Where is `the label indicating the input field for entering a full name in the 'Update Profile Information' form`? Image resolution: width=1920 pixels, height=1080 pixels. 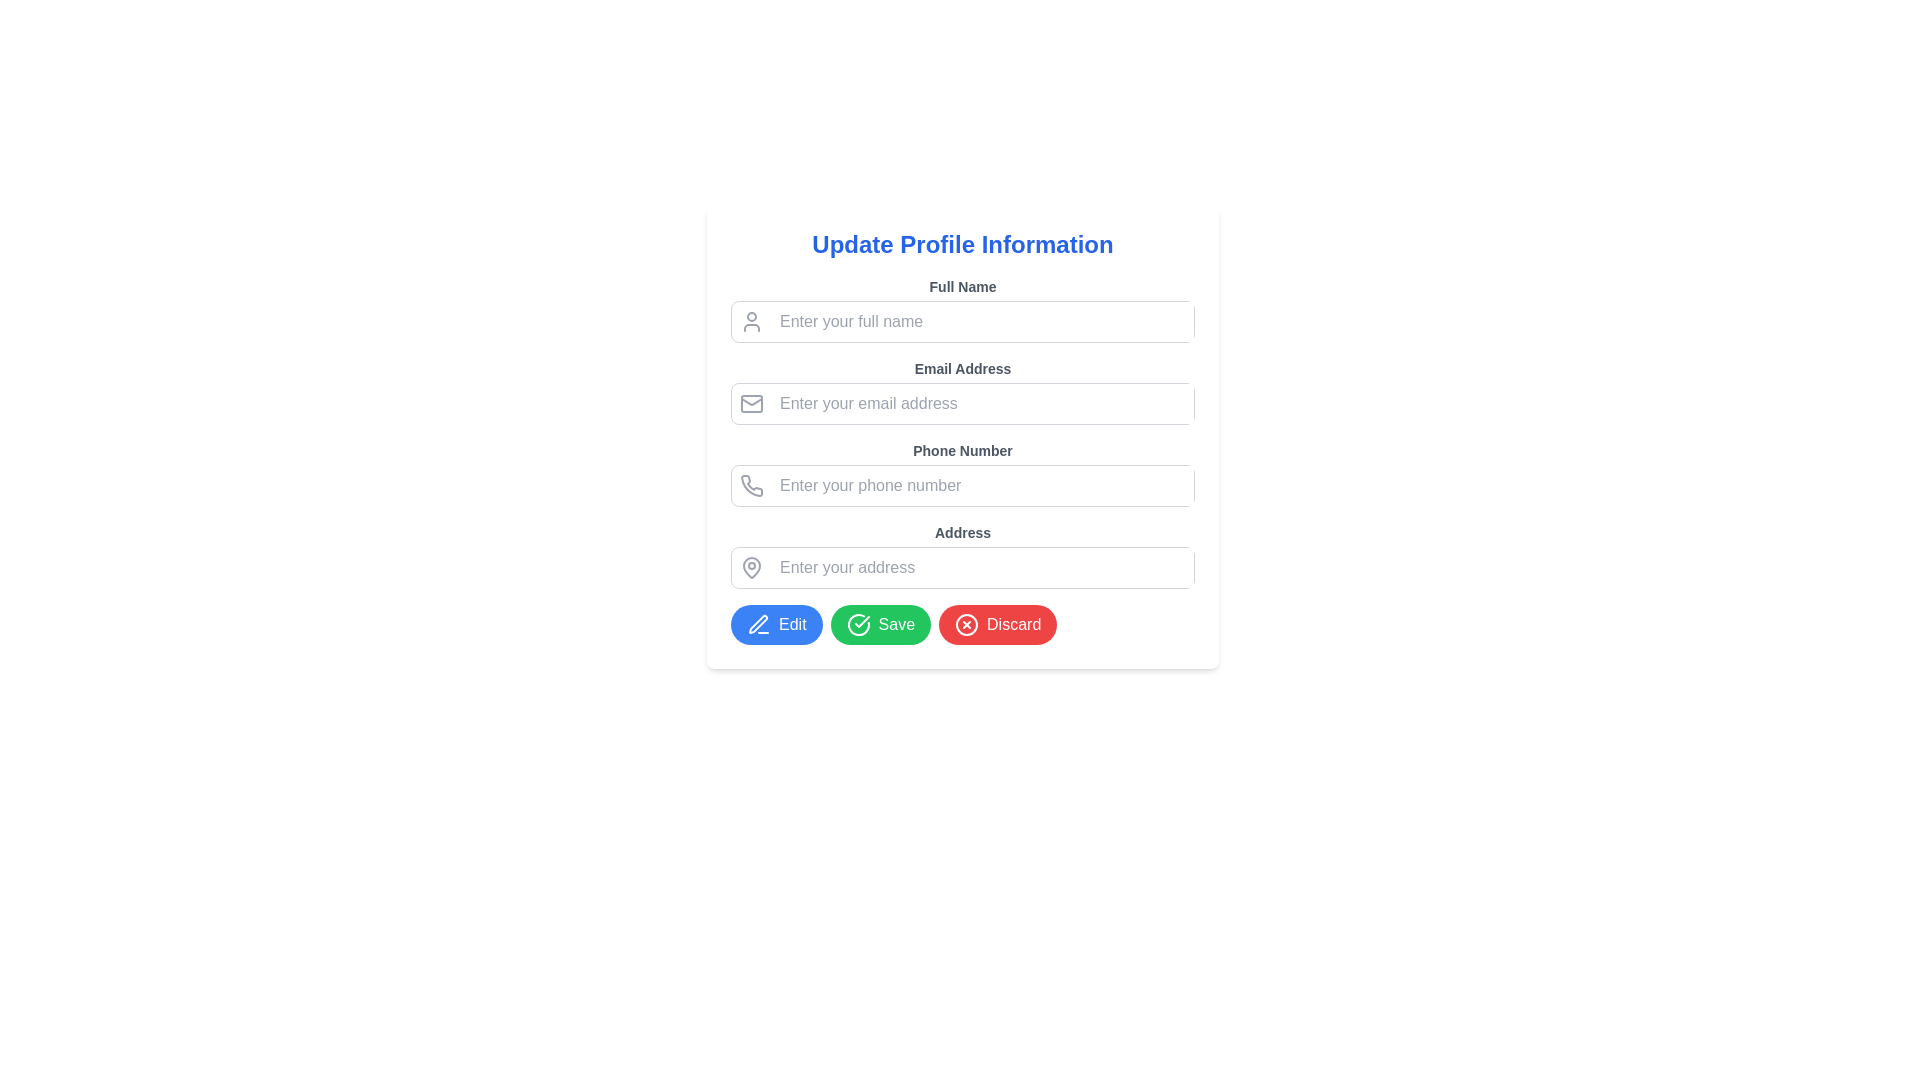 the label indicating the input field for entering a full name in the 'Update Profile Information' form is located at coordinates (963, 286).